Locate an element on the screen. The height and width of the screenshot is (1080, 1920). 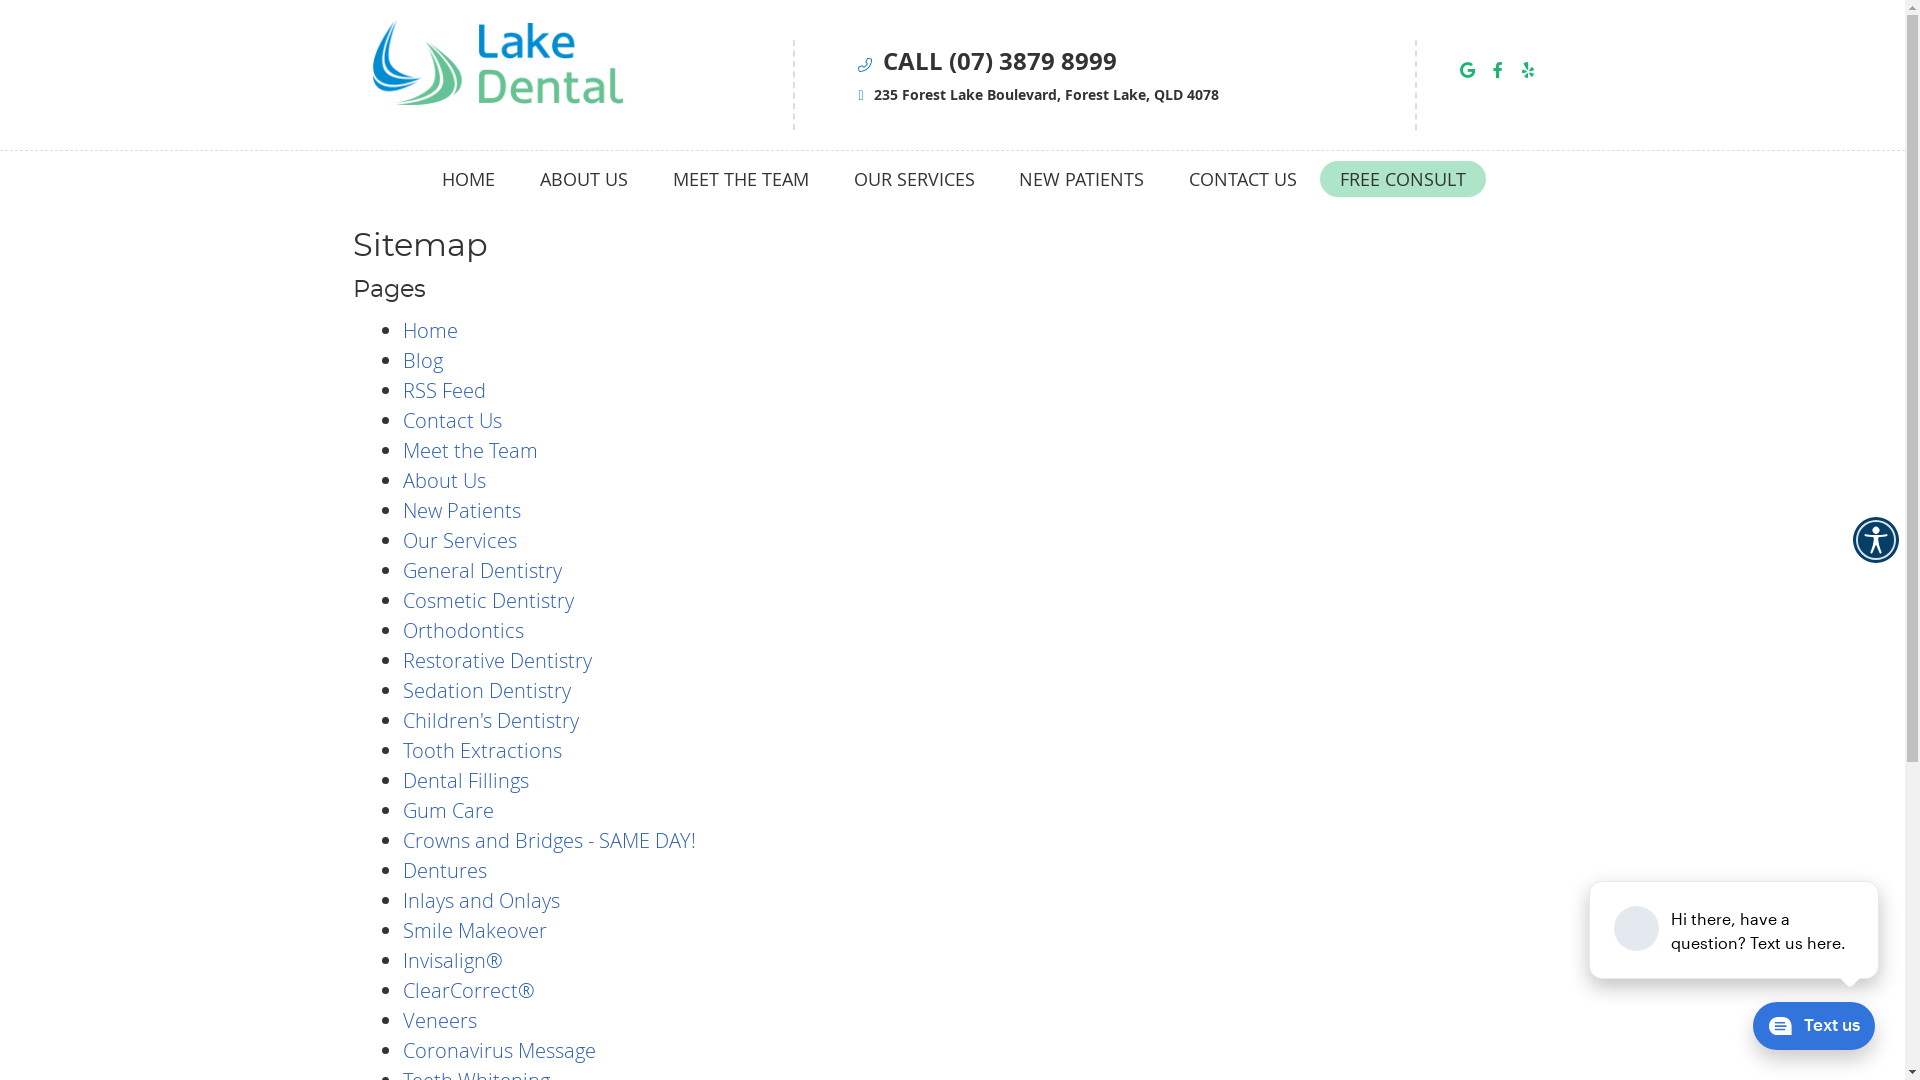
'ABOUT US' is located at coordinates (518, 177).